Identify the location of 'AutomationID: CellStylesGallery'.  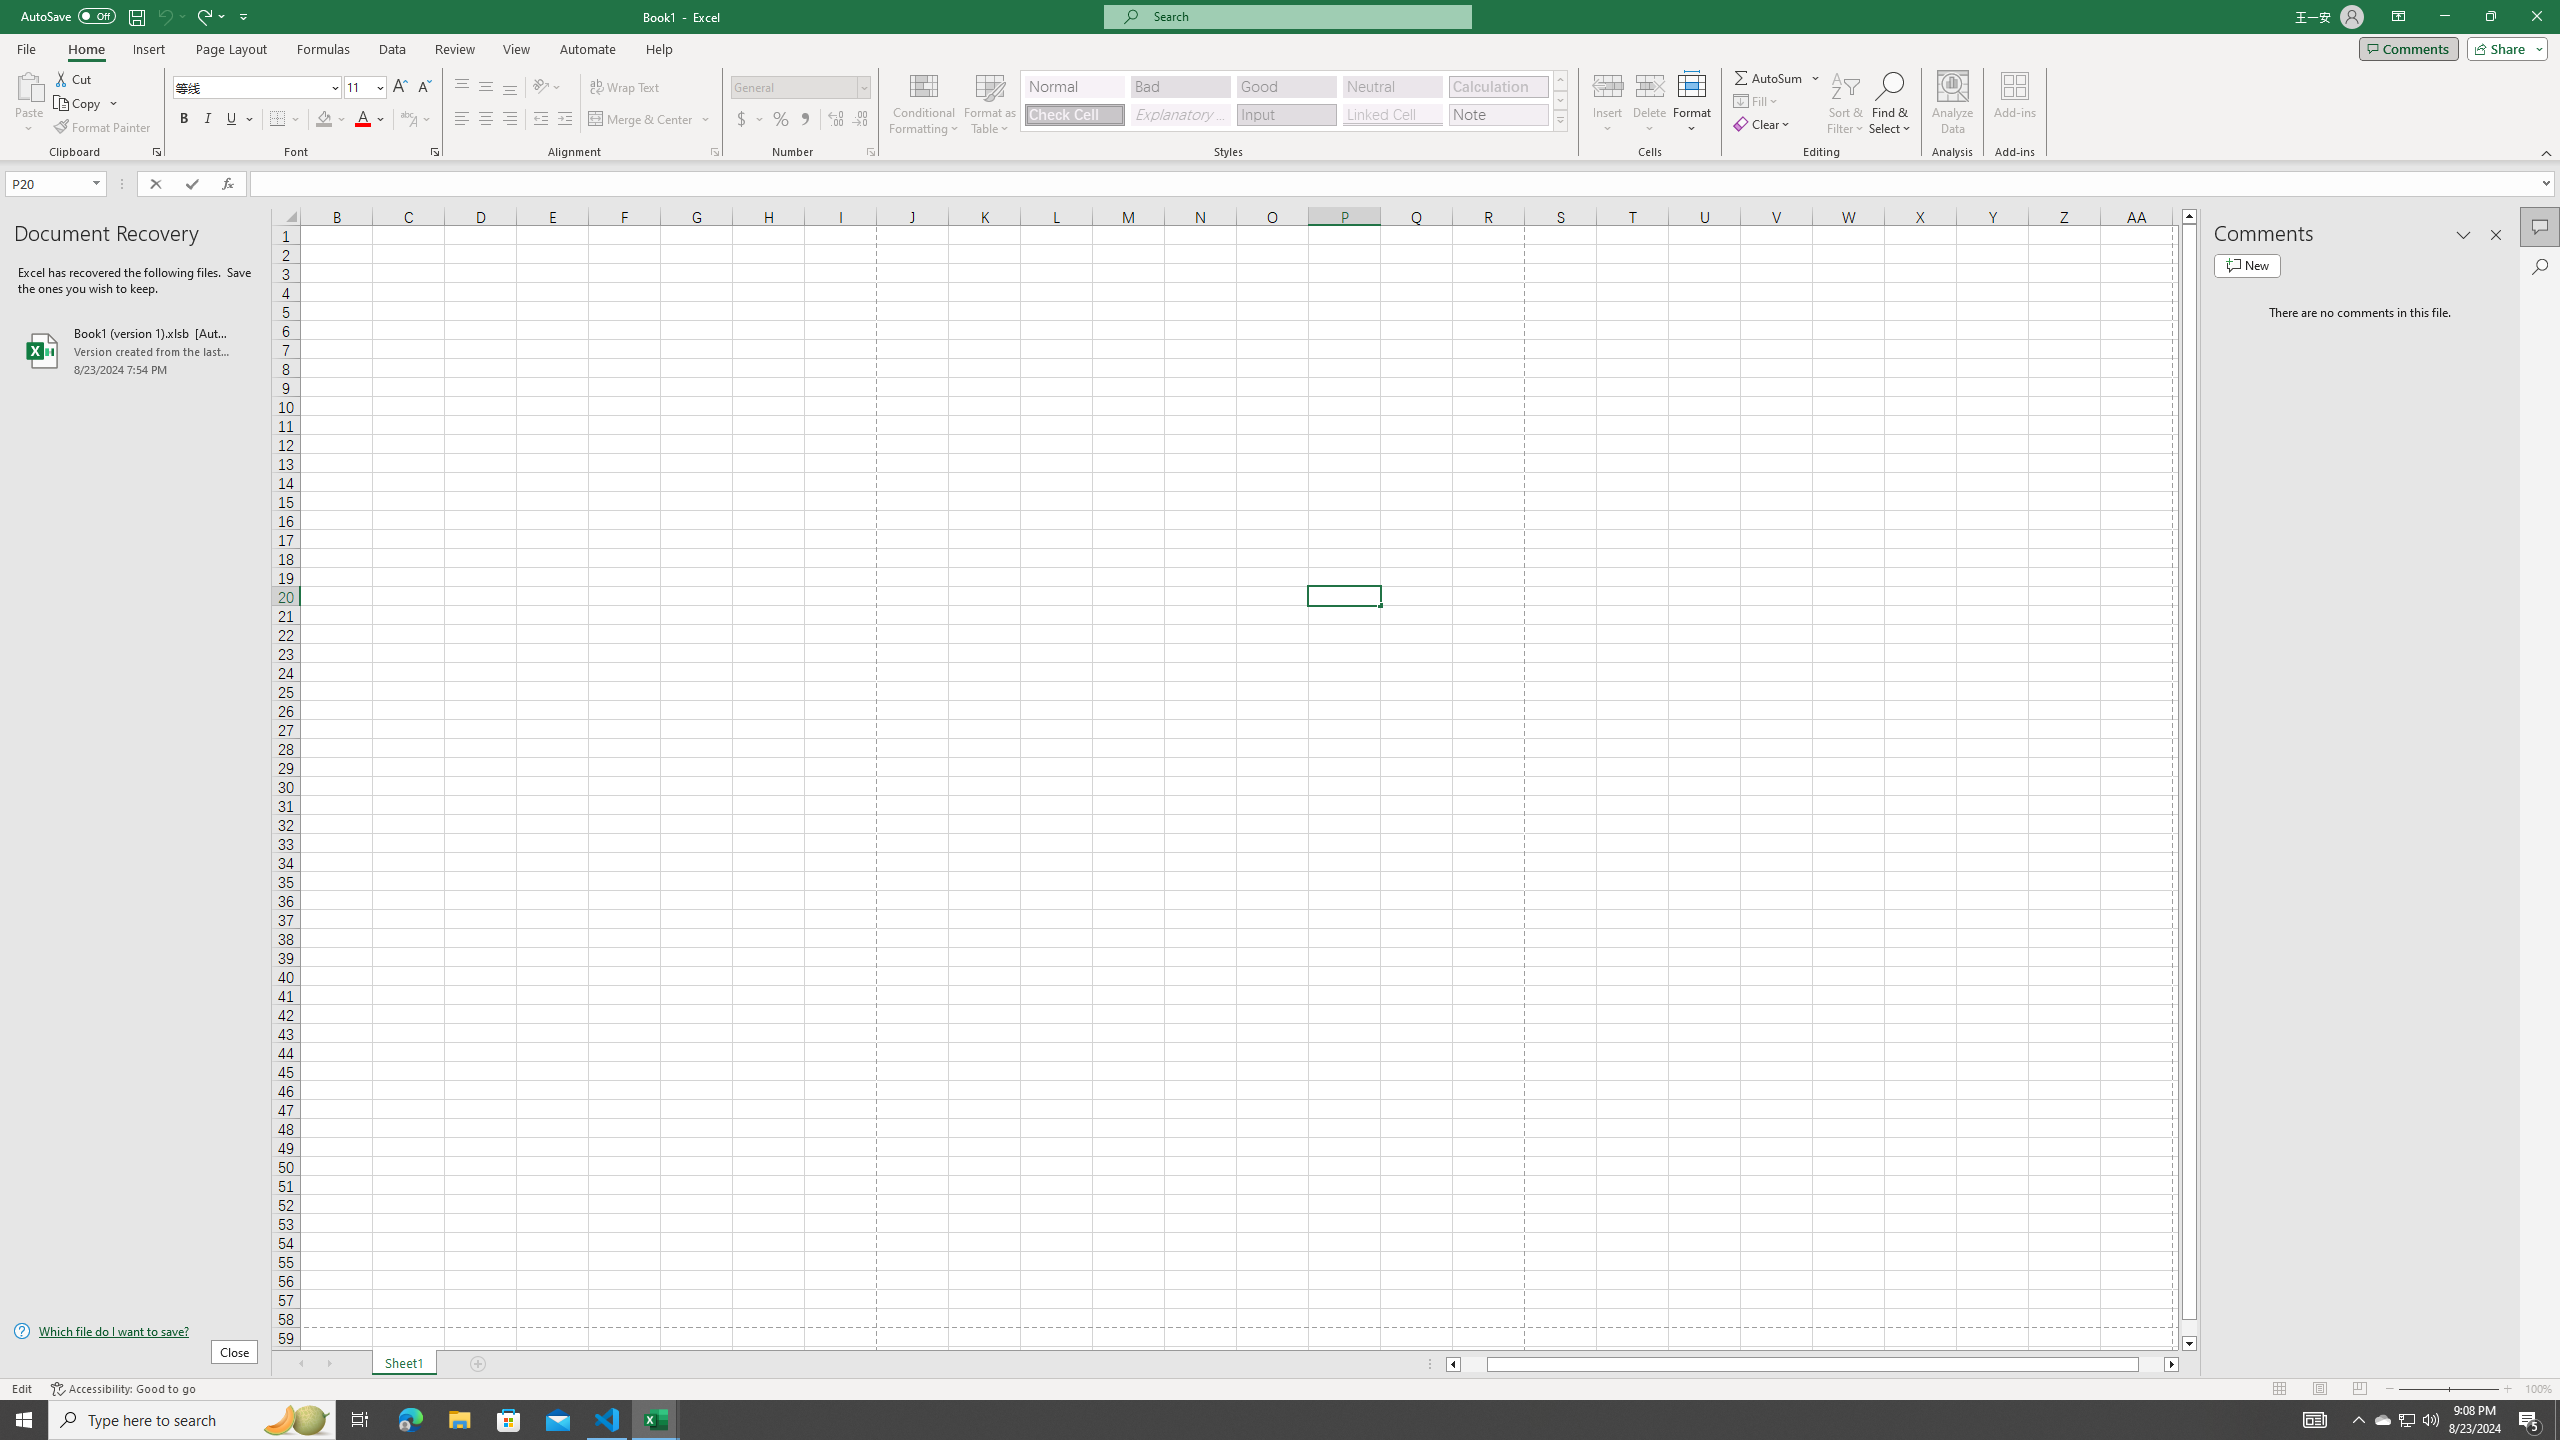
(1295, 100).